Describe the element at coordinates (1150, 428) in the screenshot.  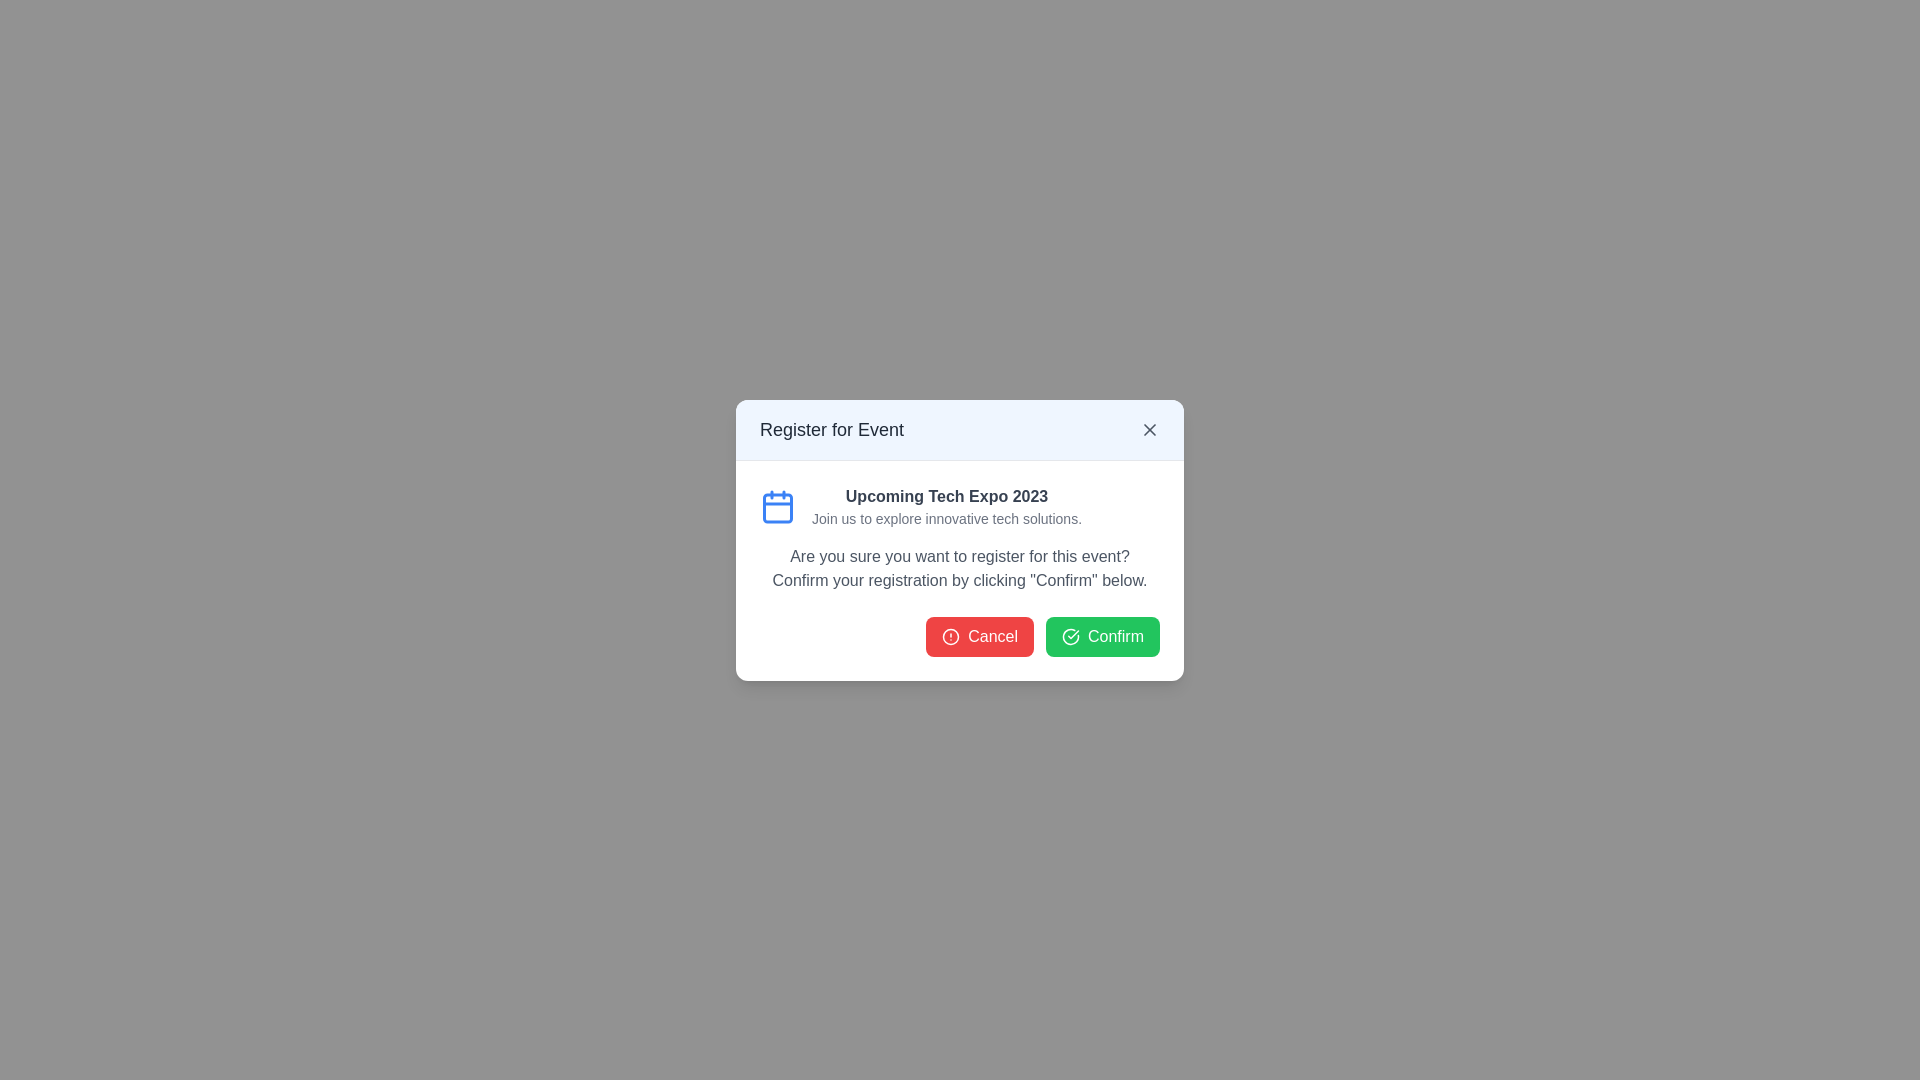
I see `the Close Button icon located at the top-right corner of the 'Register for Event' modal` at that location.